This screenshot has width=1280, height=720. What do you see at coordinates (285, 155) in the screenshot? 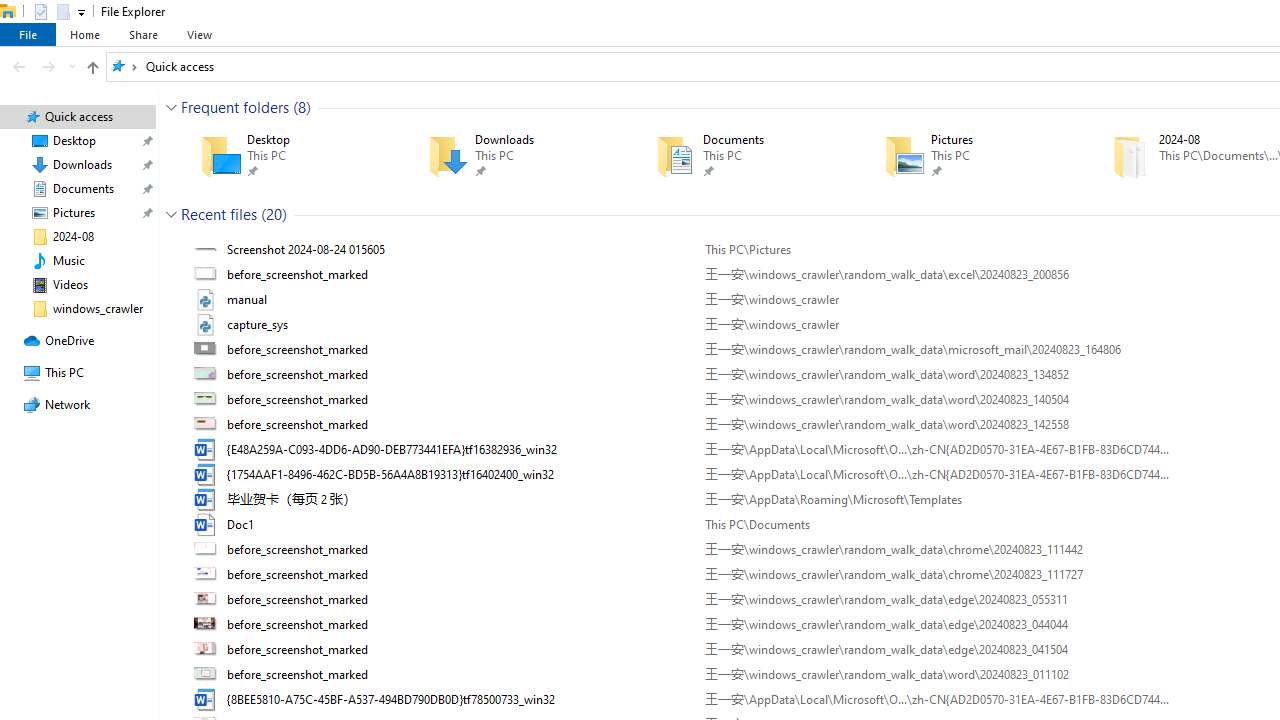
I see `'Desktop'` at bounding box center [285, 155].